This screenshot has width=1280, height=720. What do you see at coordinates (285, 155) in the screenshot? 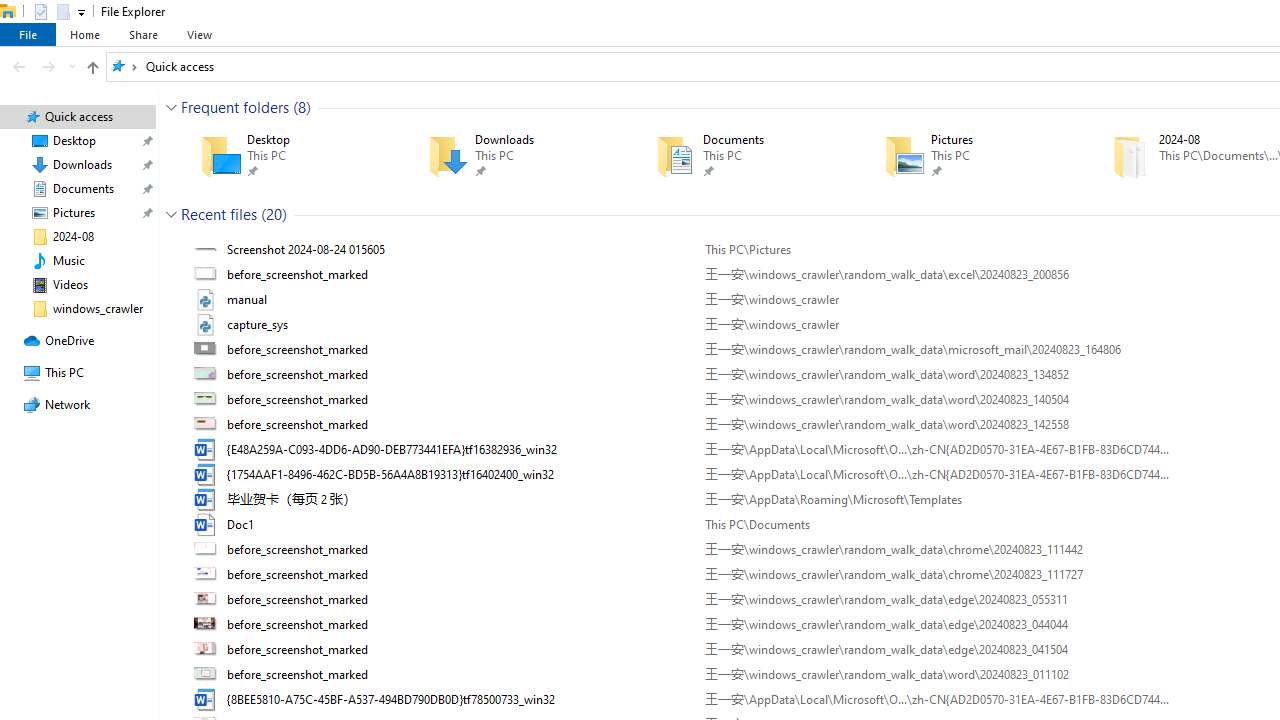
I see `'Desktop'` at bounding box center [285, 155].